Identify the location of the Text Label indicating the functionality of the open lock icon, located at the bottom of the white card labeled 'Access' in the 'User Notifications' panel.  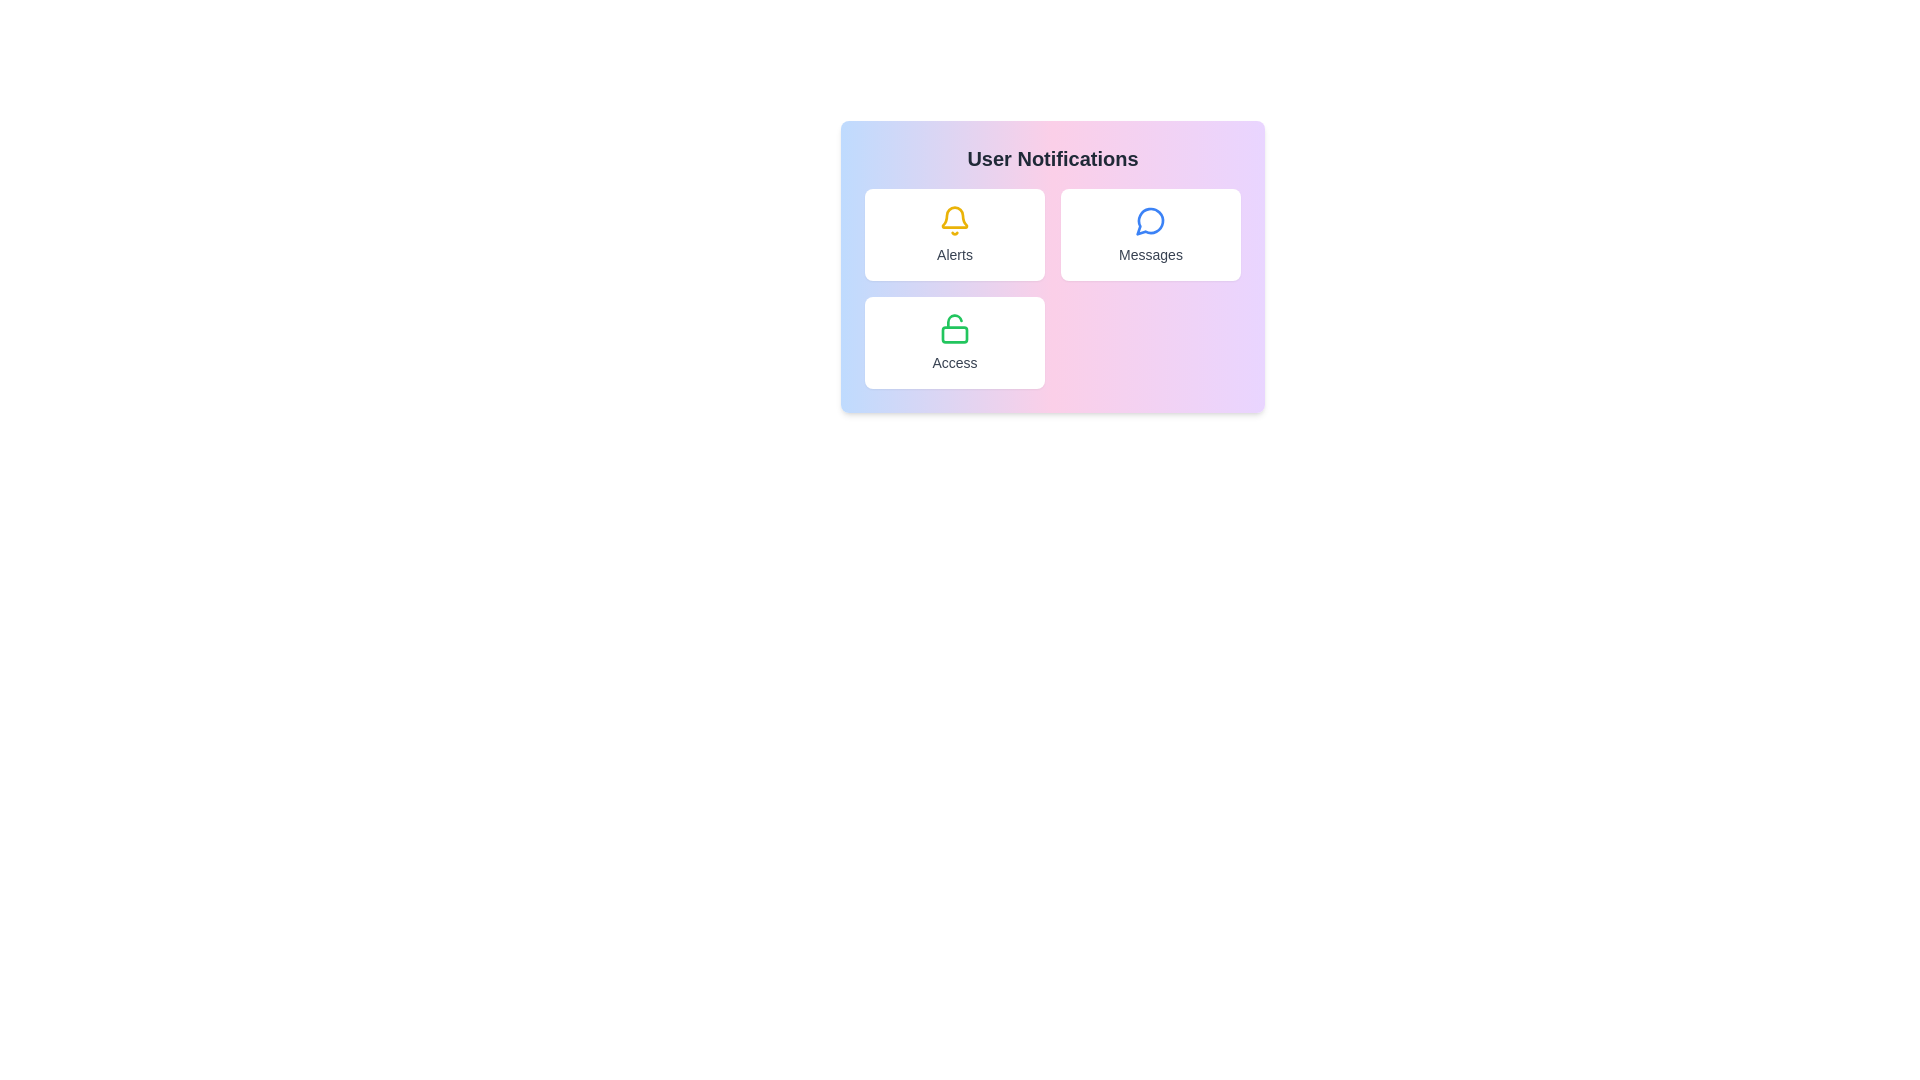
(954, 362).